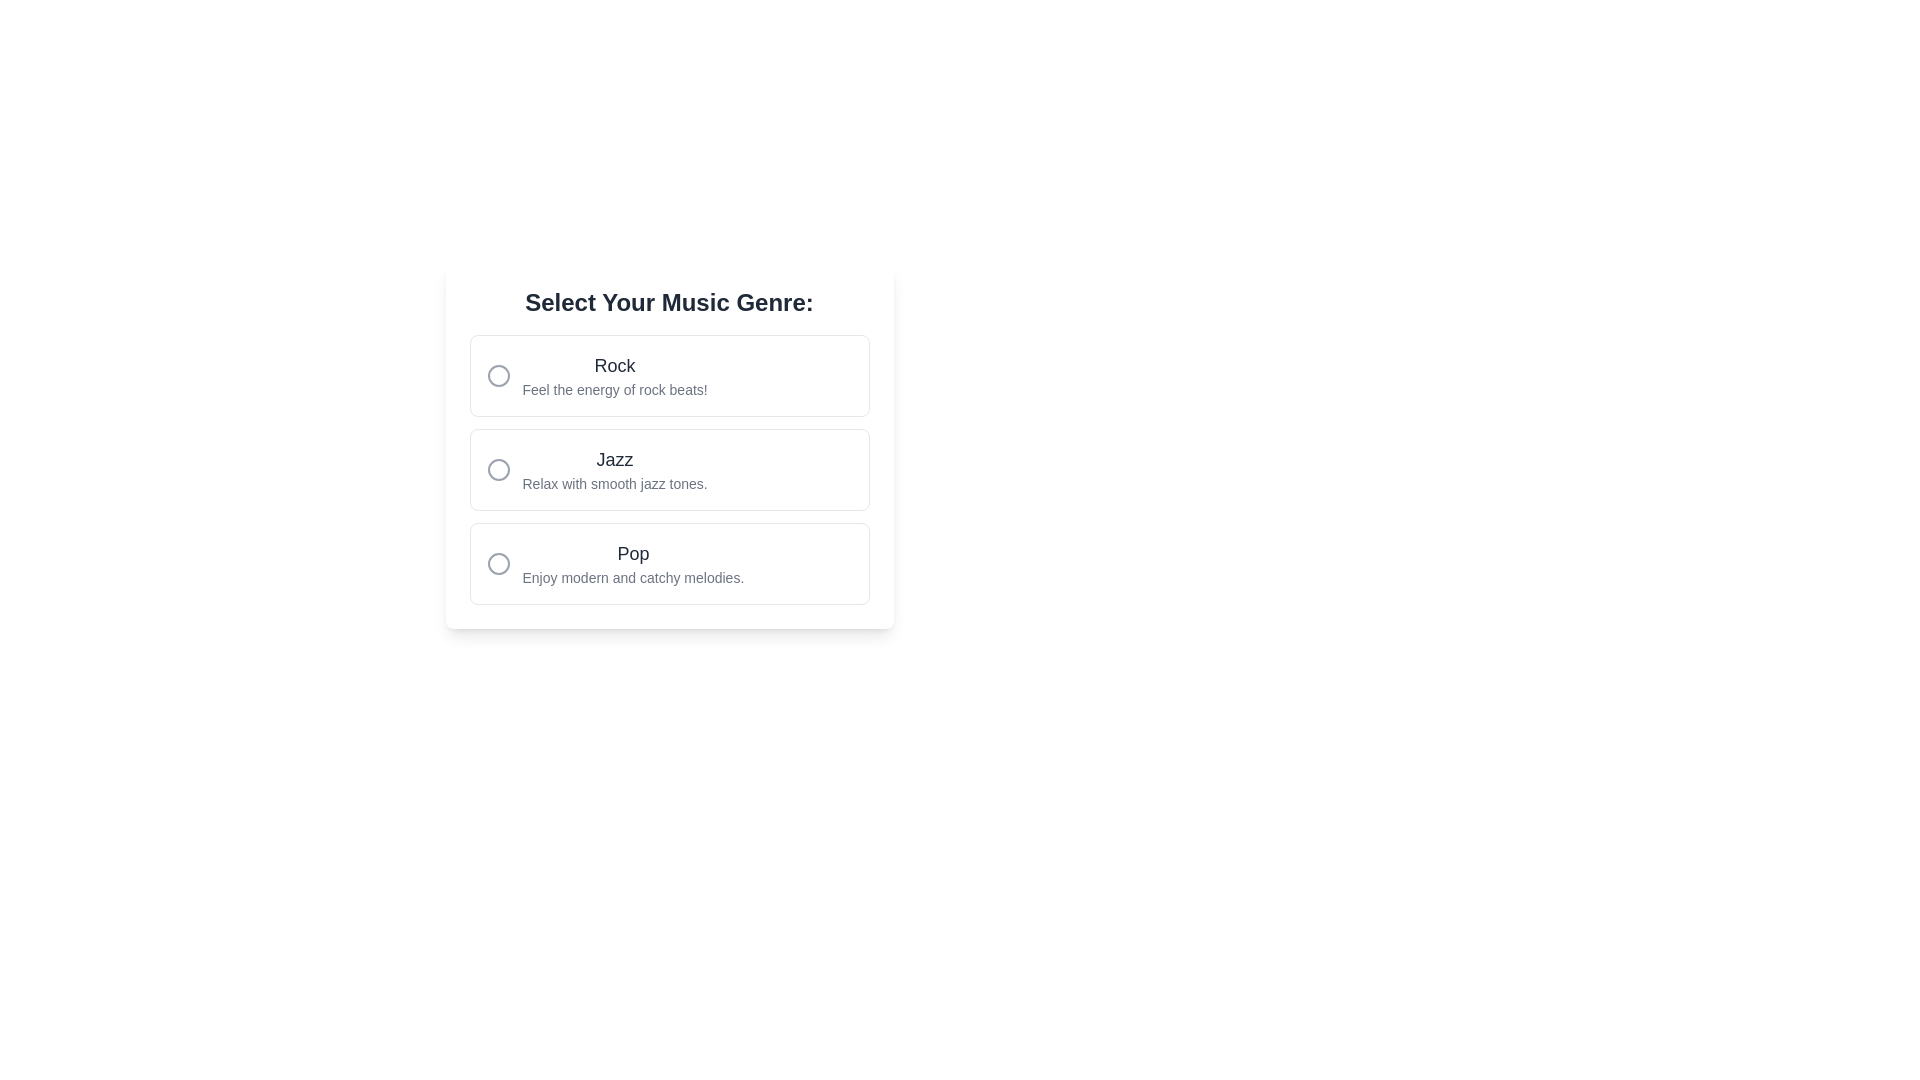 This screenshot has width=1920, height=1080. I want to click on the descriptive text element located below the 'Jazz' heading in the music genre selection panel, so click(614, 483).